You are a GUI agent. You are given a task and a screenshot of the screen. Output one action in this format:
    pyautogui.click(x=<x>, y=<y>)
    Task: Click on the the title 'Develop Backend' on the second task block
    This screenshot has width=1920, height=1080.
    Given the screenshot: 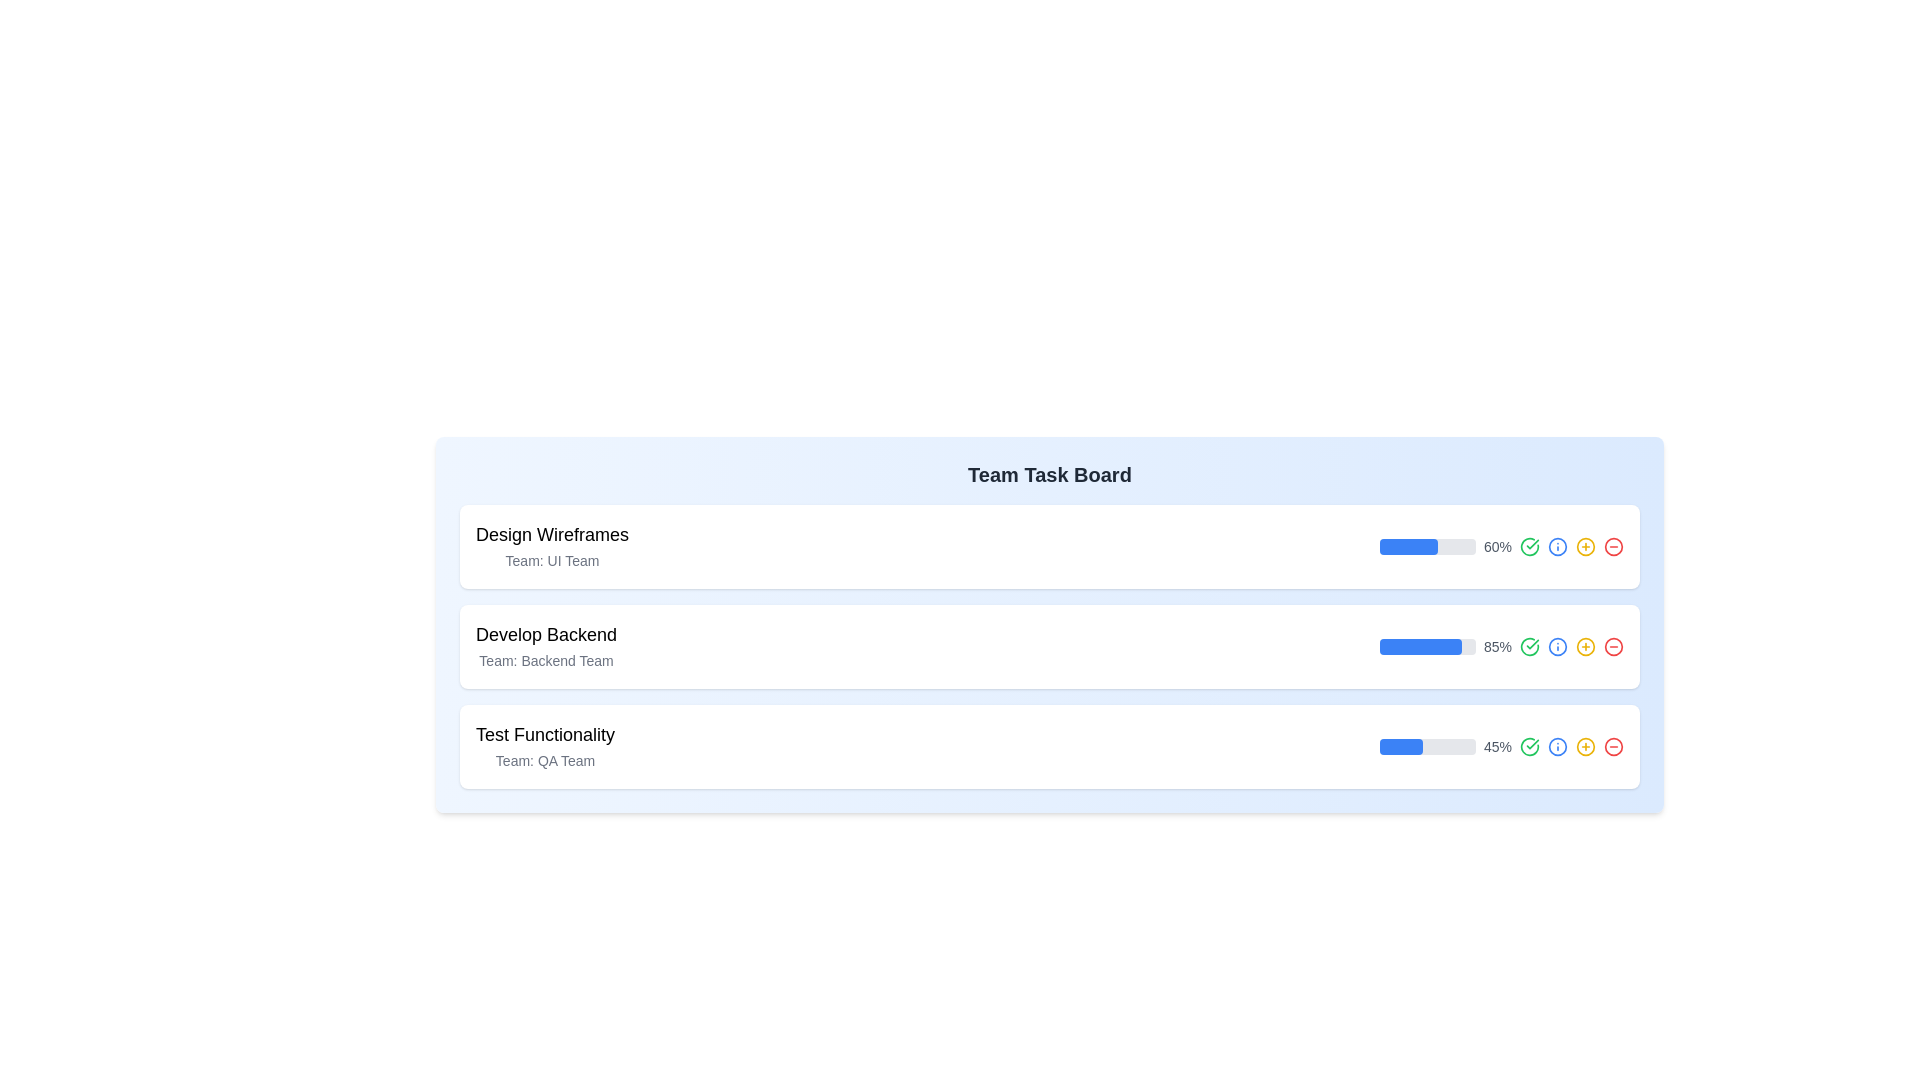 What is the action you would take?
    pyautogui.click(x=1049, y=647)
    